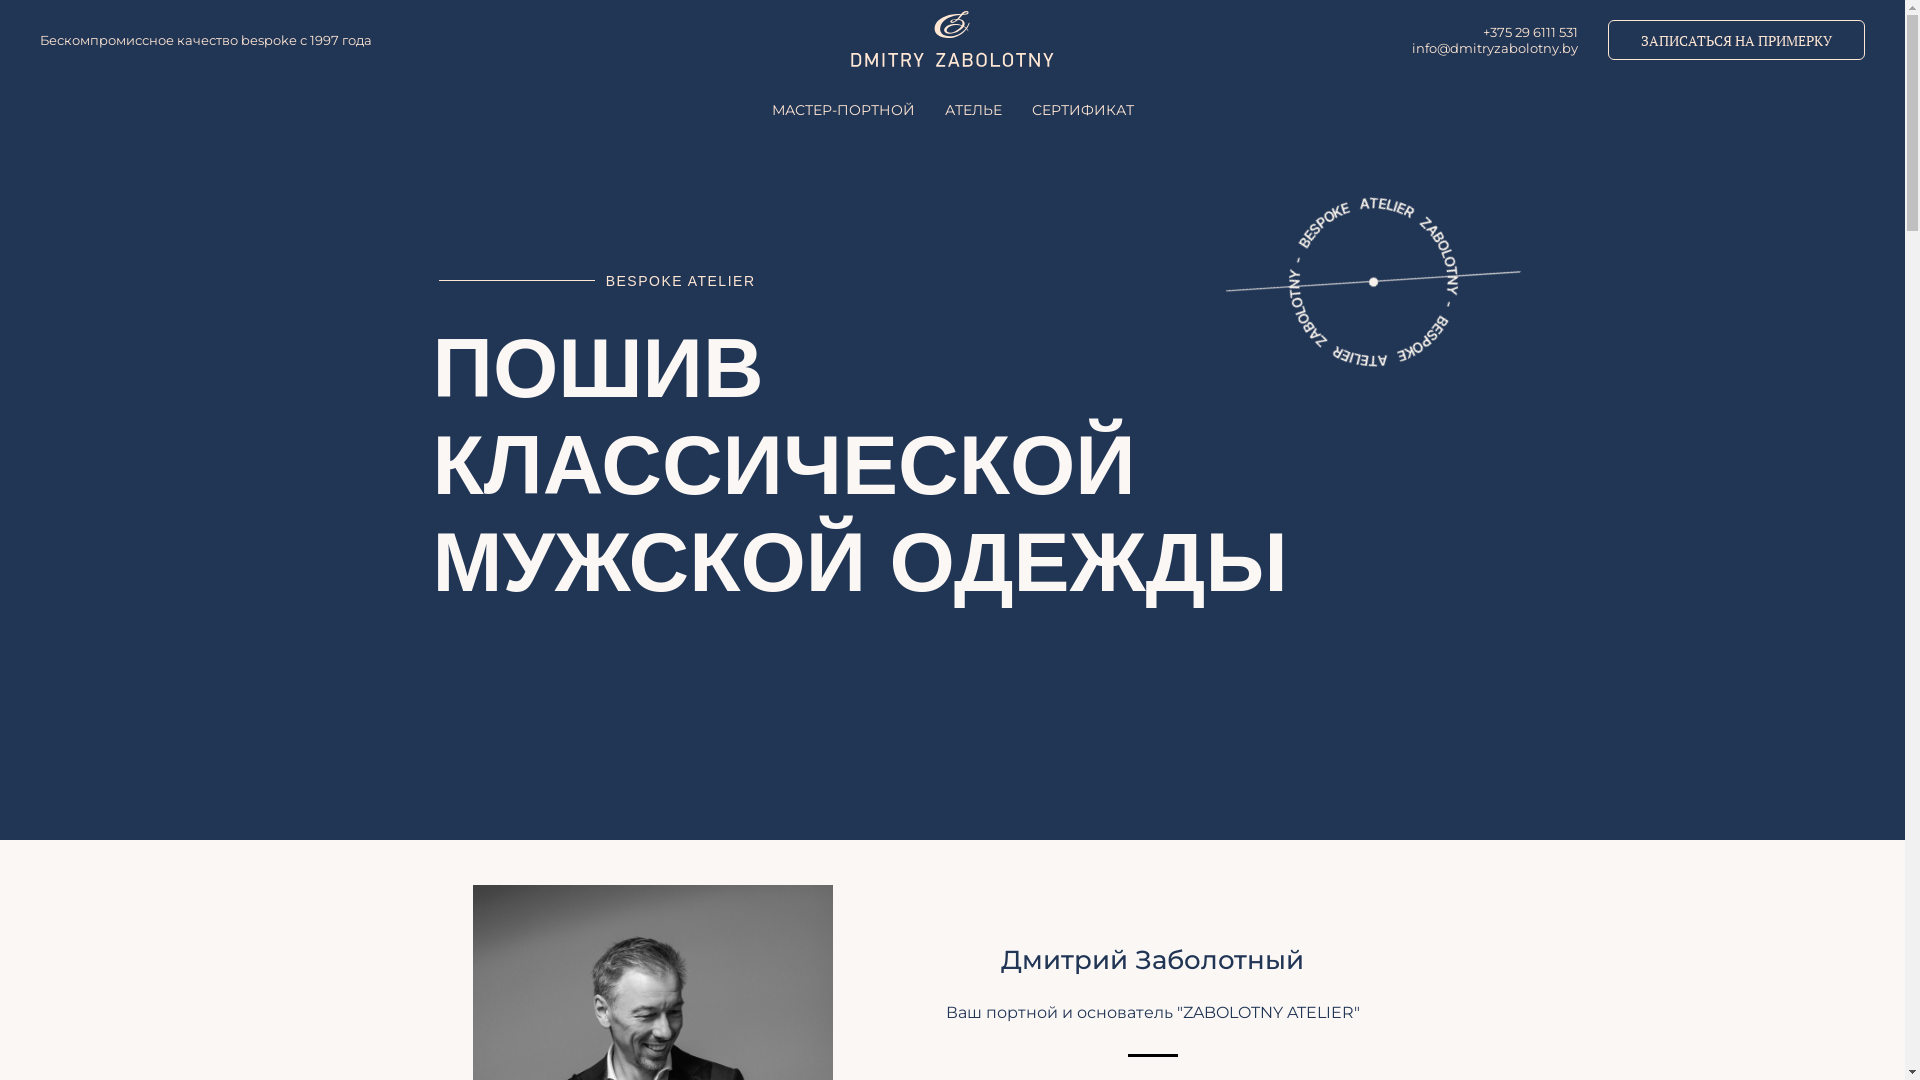 The width and height of the screenshot is (1920, 1080). What do you see at coordinates (1483, 31) in the screenshot?
I see `'+375 29 6111 531'` at bounding box center [1483, 31].